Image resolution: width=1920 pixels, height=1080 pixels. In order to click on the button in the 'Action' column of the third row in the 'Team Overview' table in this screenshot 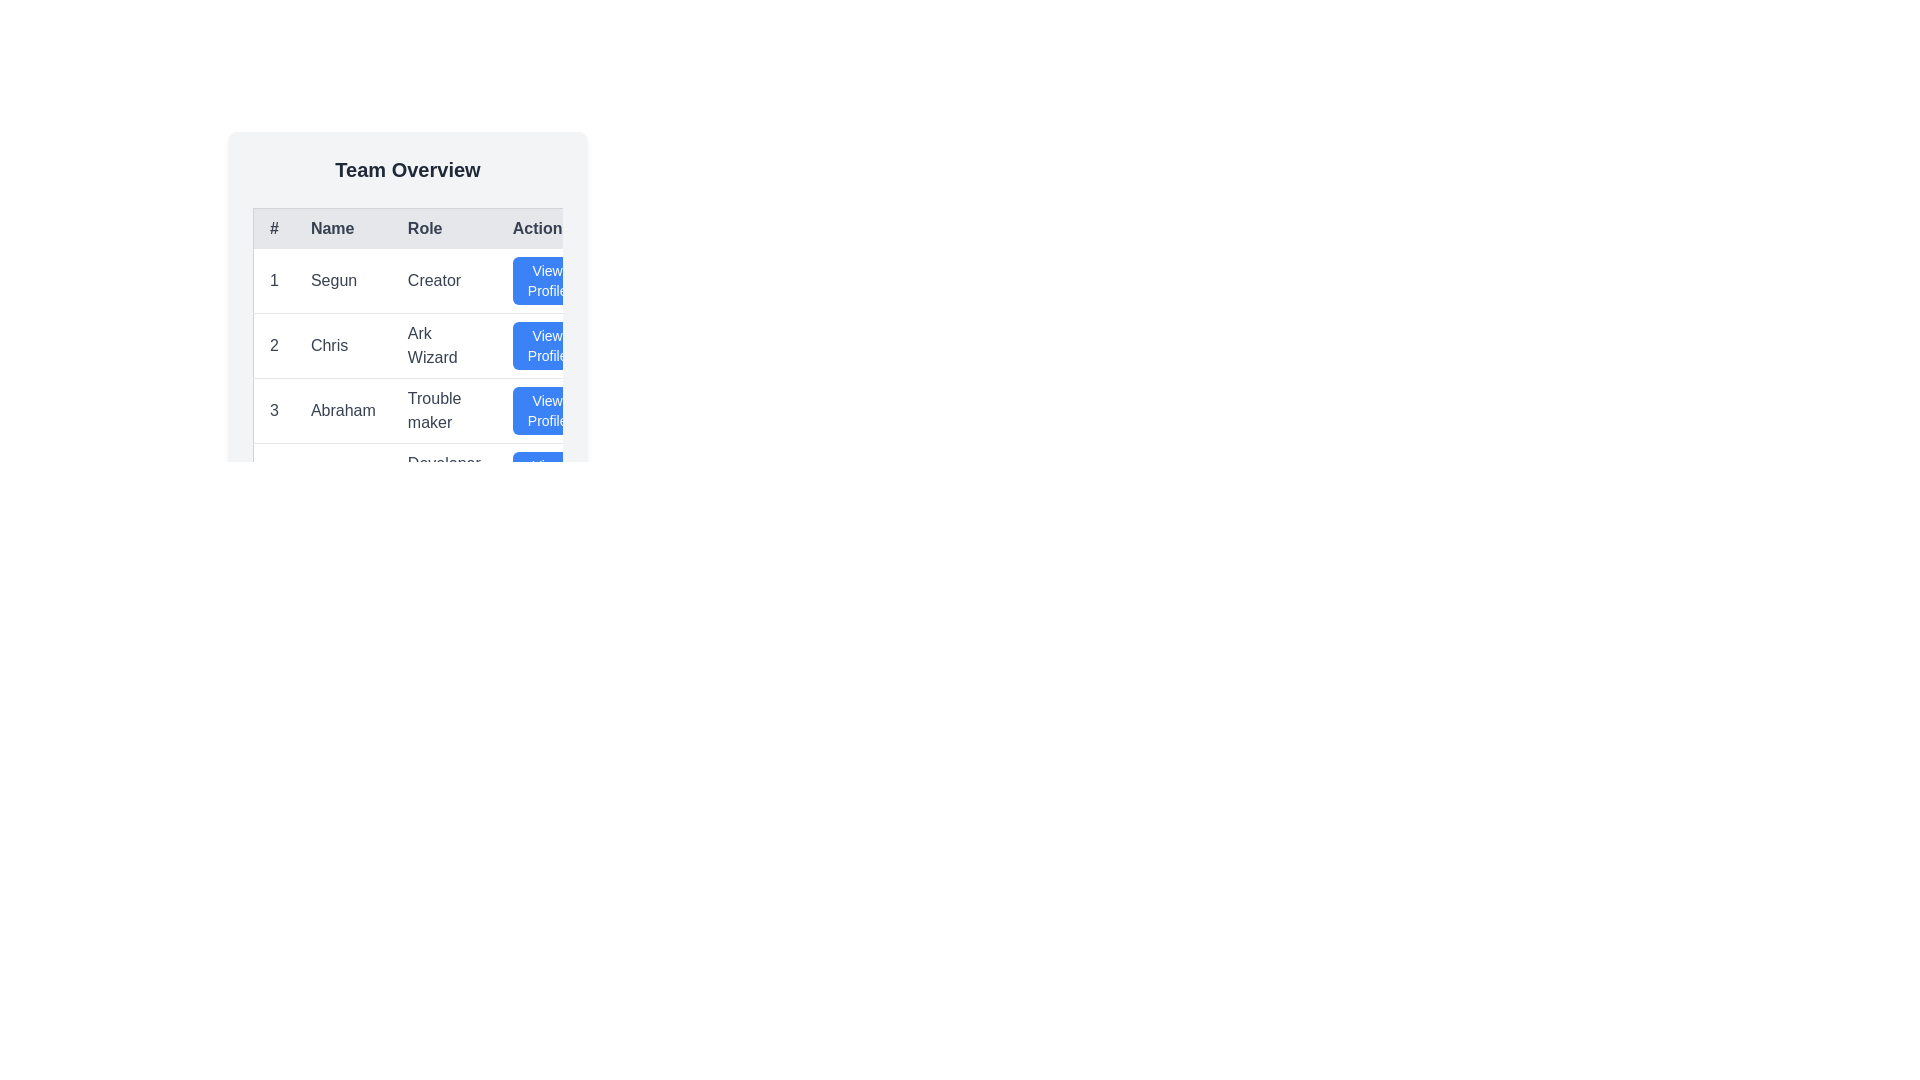, I will do `click(556, 410)`.